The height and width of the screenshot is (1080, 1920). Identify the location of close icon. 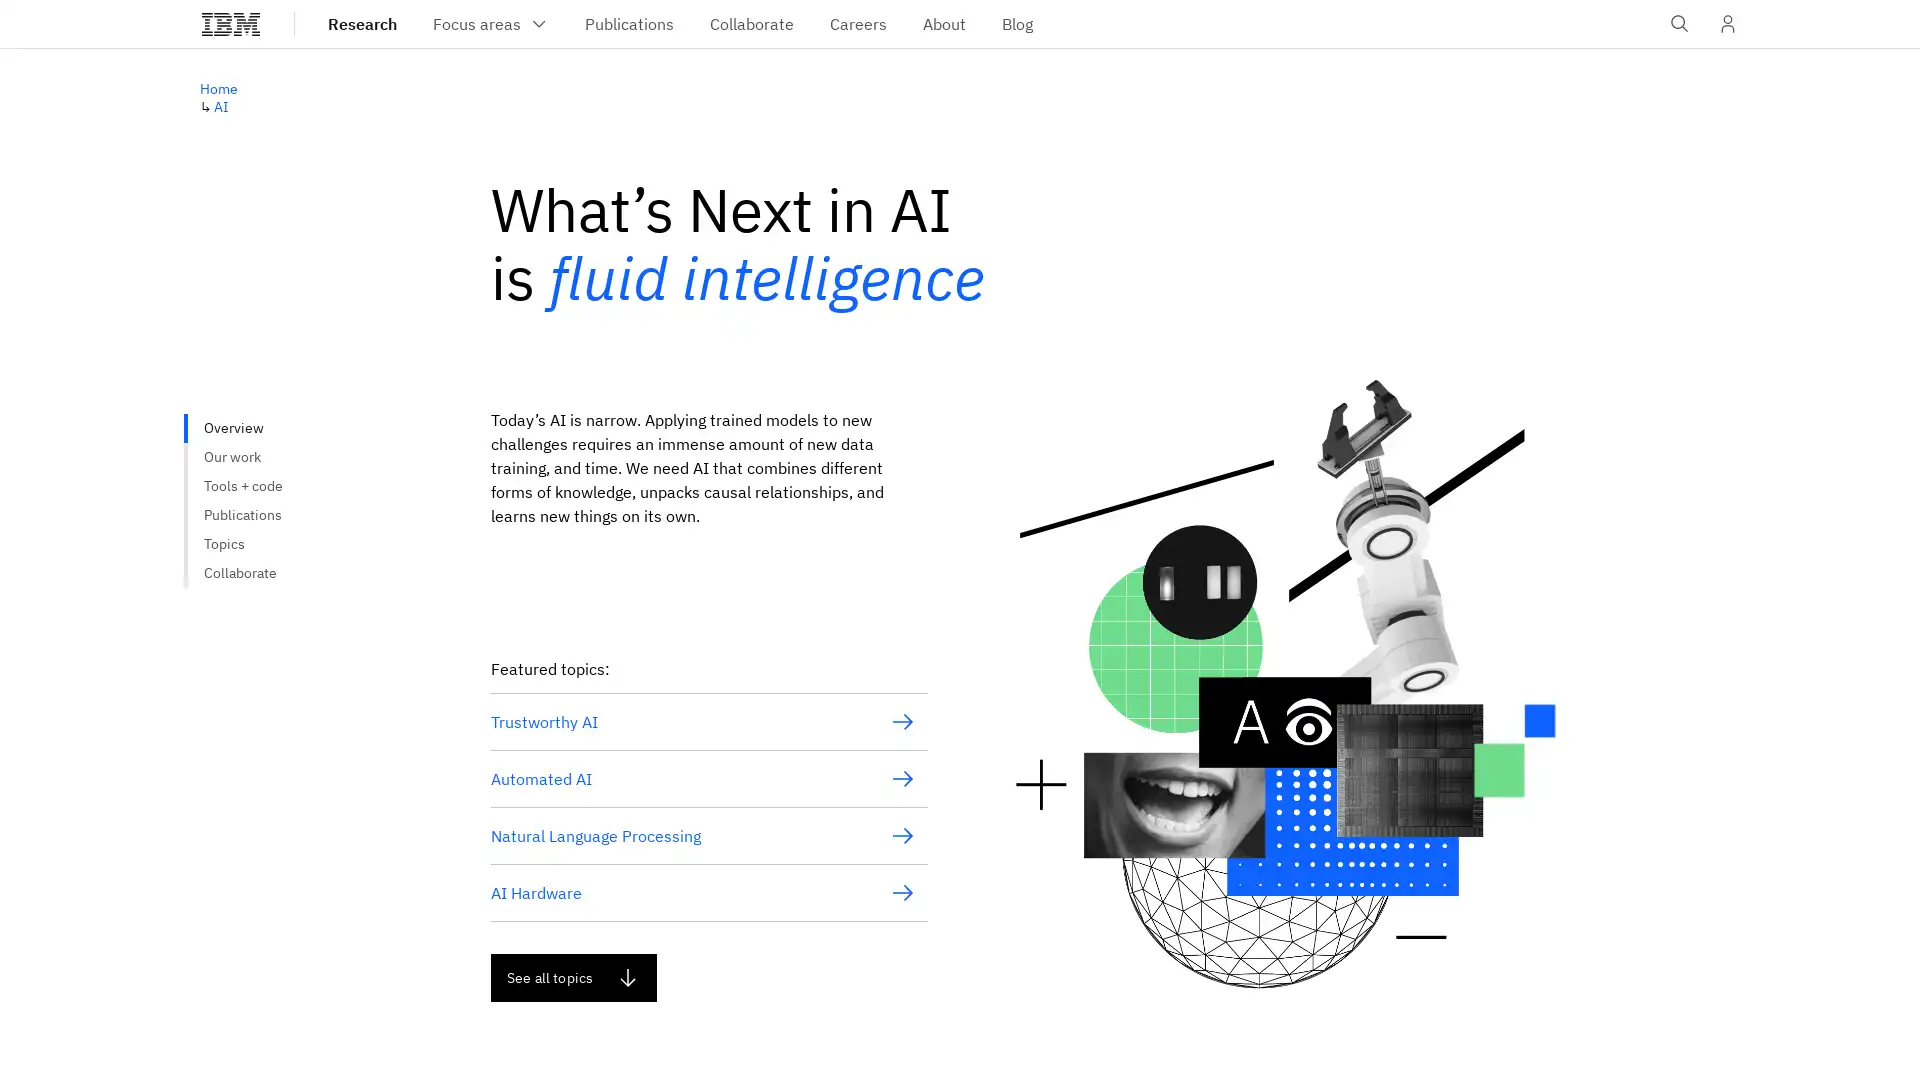
(1904, 901).